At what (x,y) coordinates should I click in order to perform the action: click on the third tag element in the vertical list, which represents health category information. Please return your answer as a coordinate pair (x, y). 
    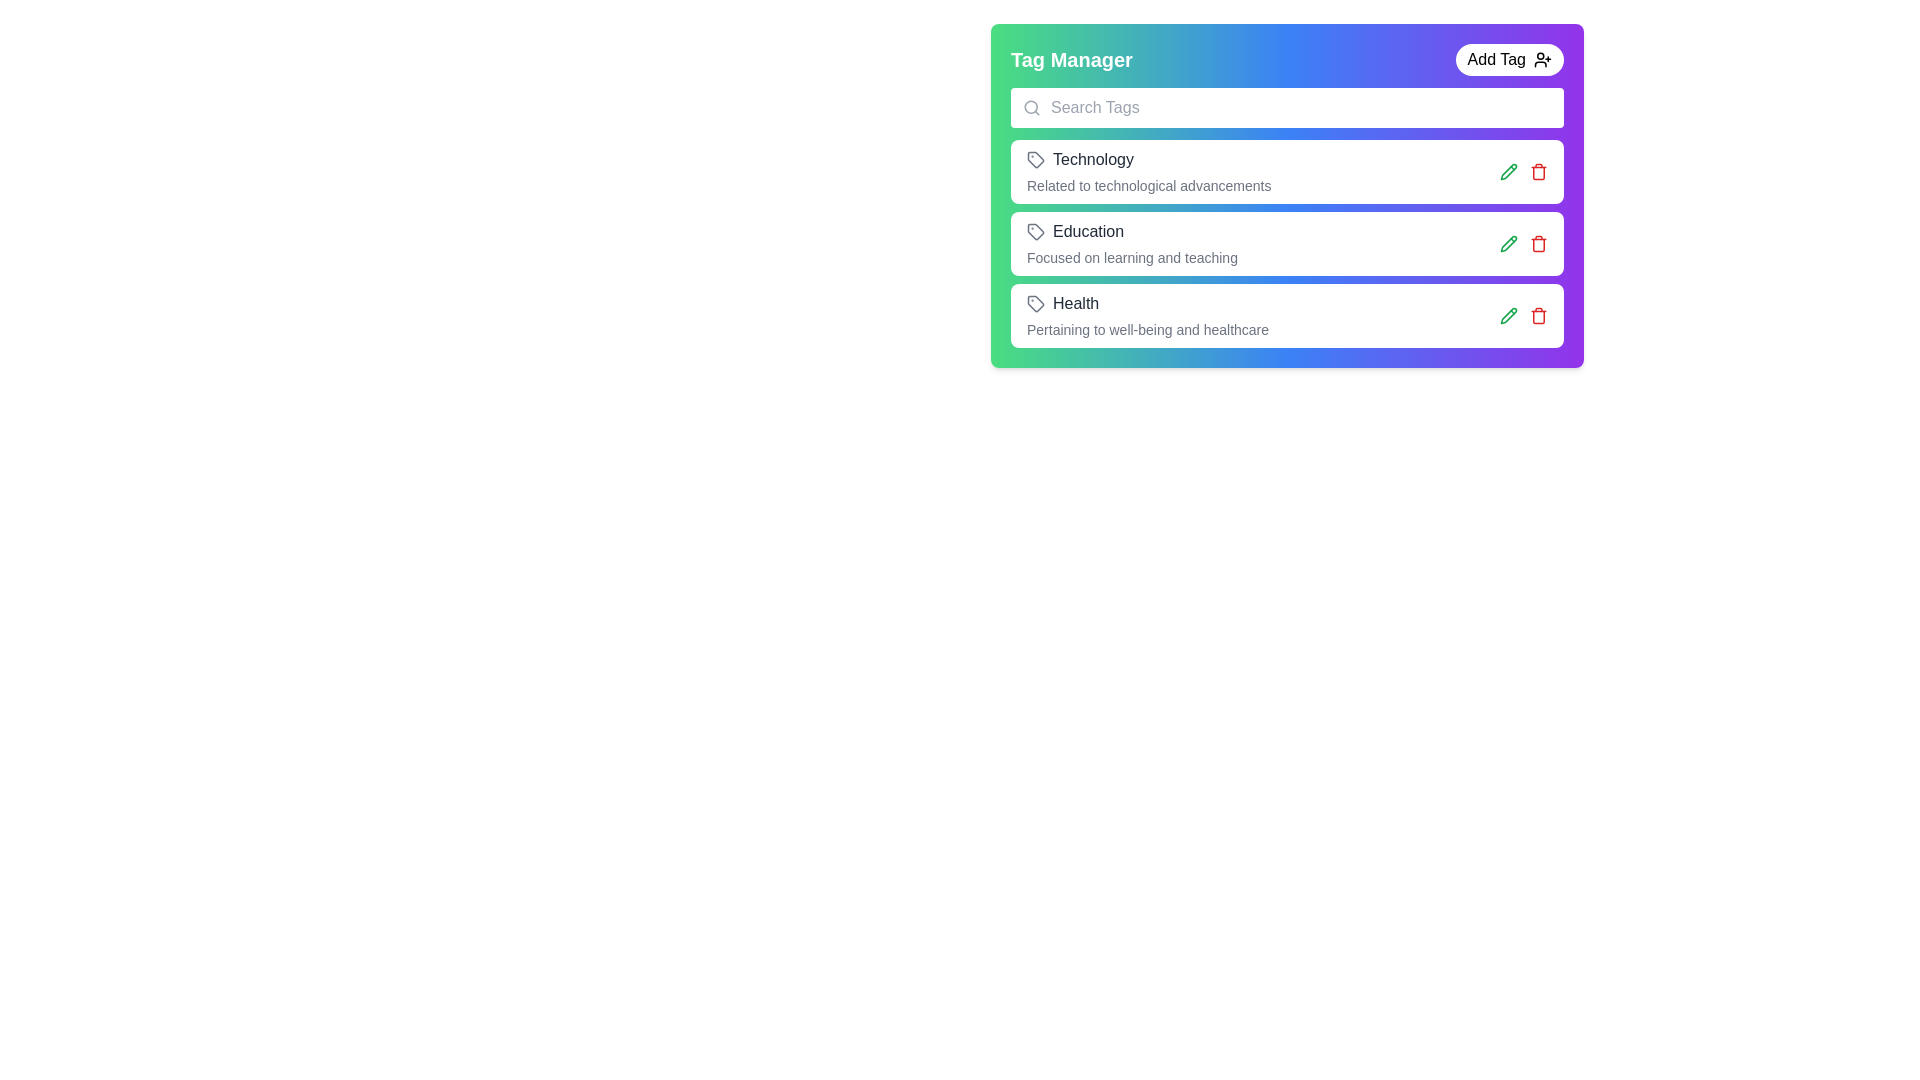
    Looking at the image, I should click on (1147, 315).